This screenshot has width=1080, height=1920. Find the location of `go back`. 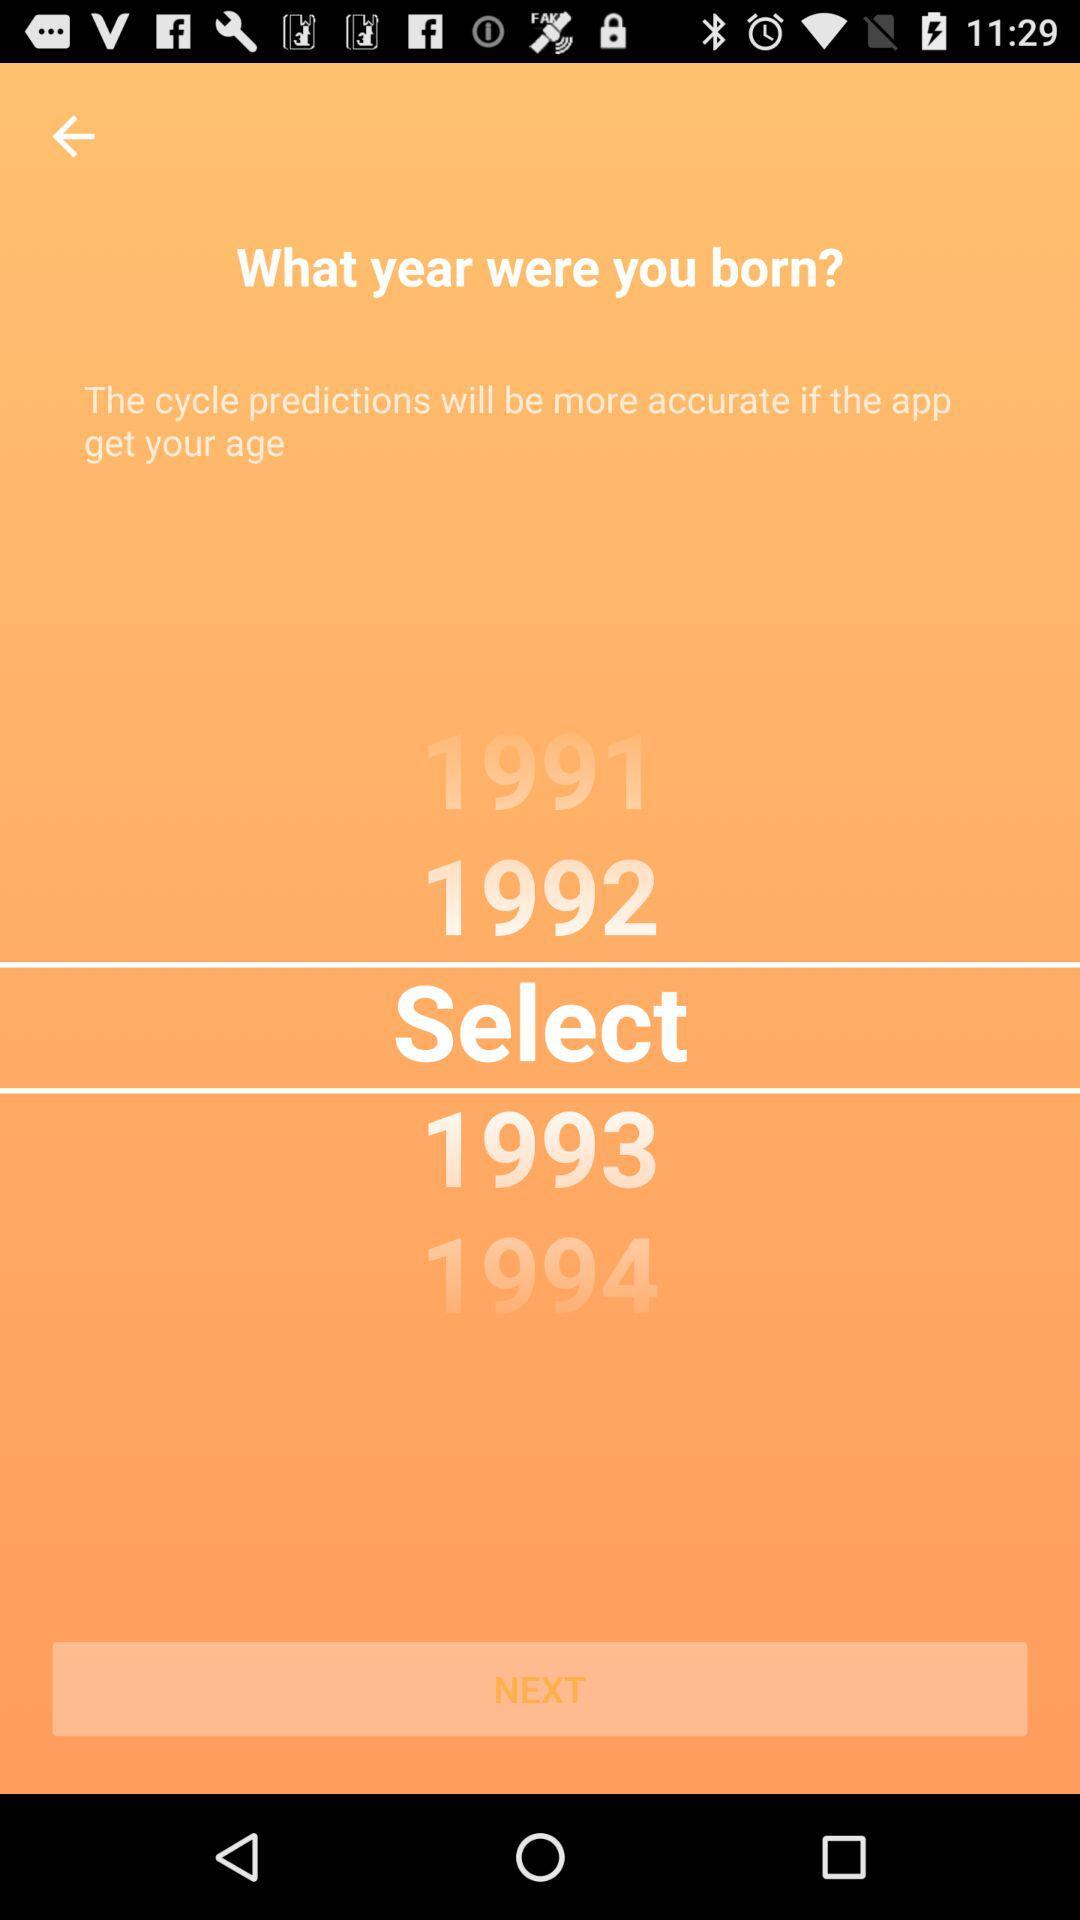

go back is located at coordinates (72, 135).